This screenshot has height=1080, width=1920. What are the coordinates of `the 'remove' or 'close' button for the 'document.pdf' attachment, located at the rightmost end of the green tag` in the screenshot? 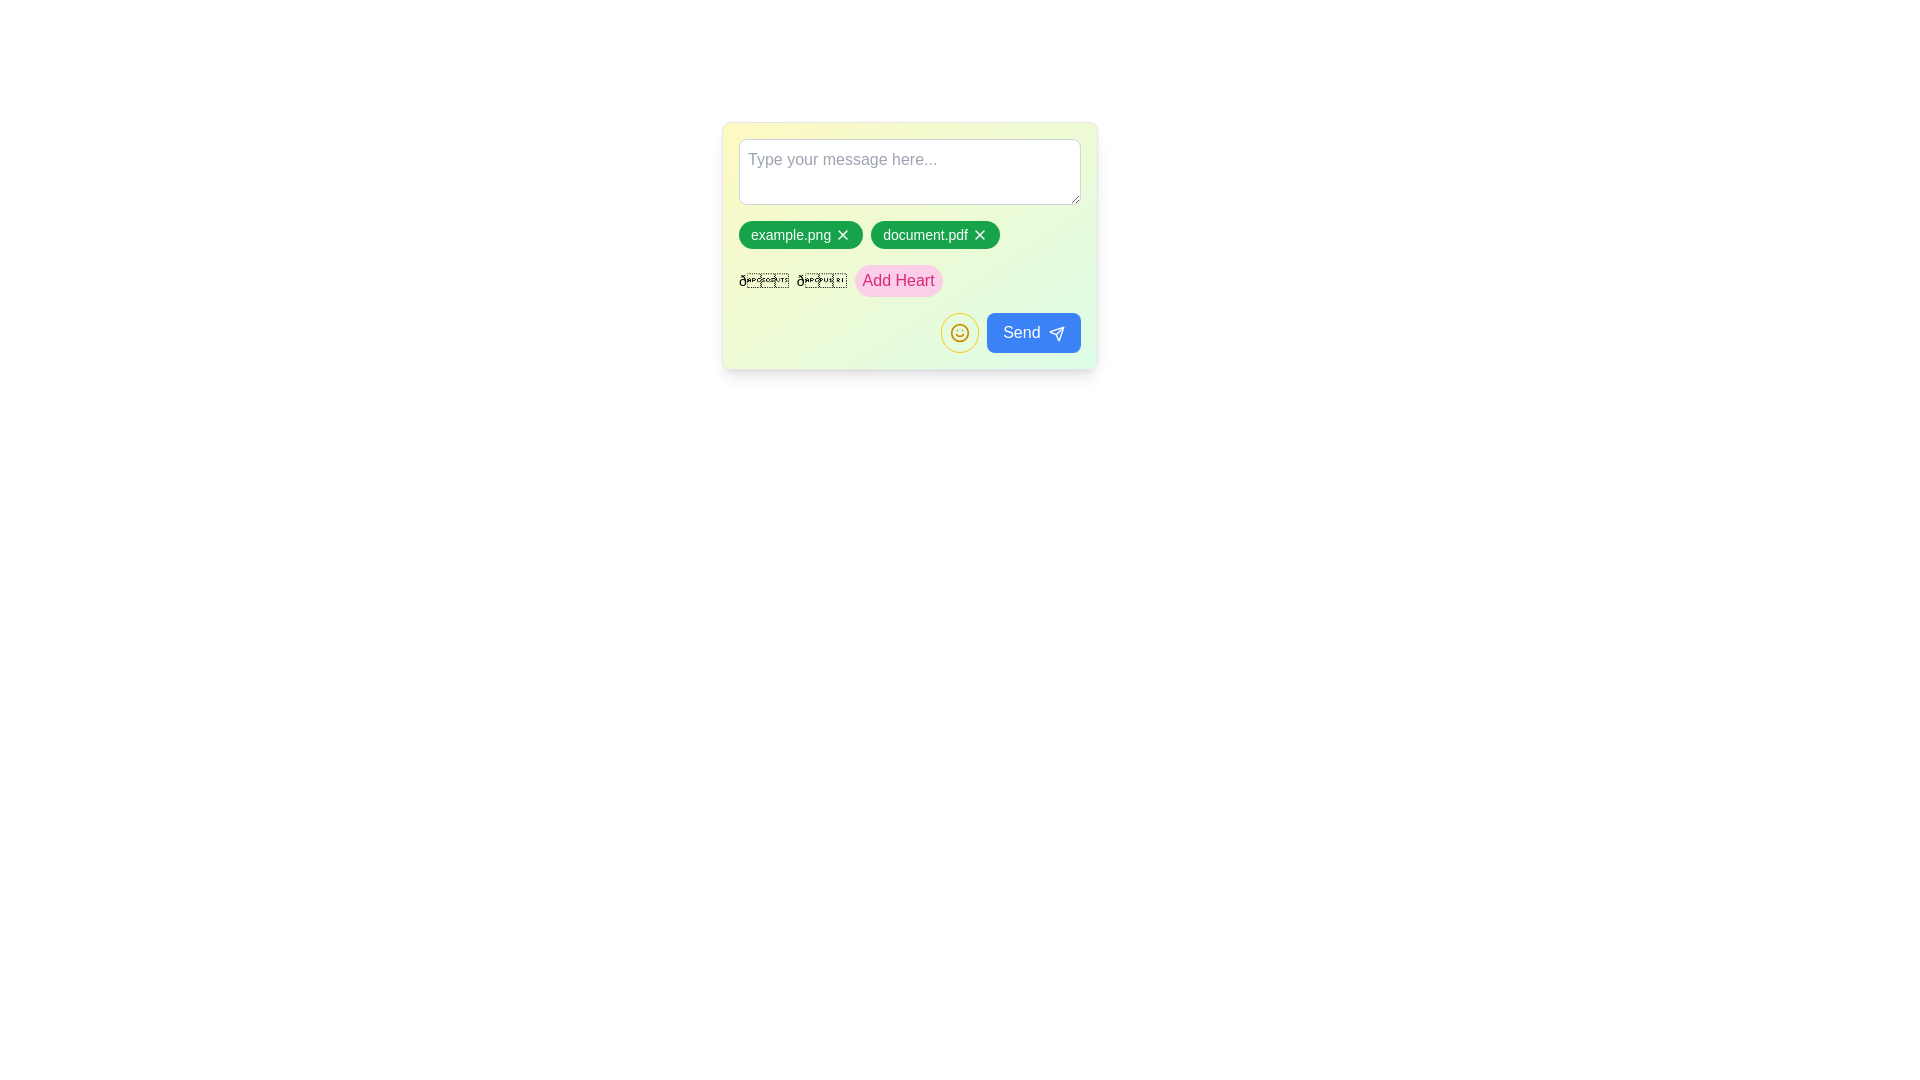 It's located at (979, 234).